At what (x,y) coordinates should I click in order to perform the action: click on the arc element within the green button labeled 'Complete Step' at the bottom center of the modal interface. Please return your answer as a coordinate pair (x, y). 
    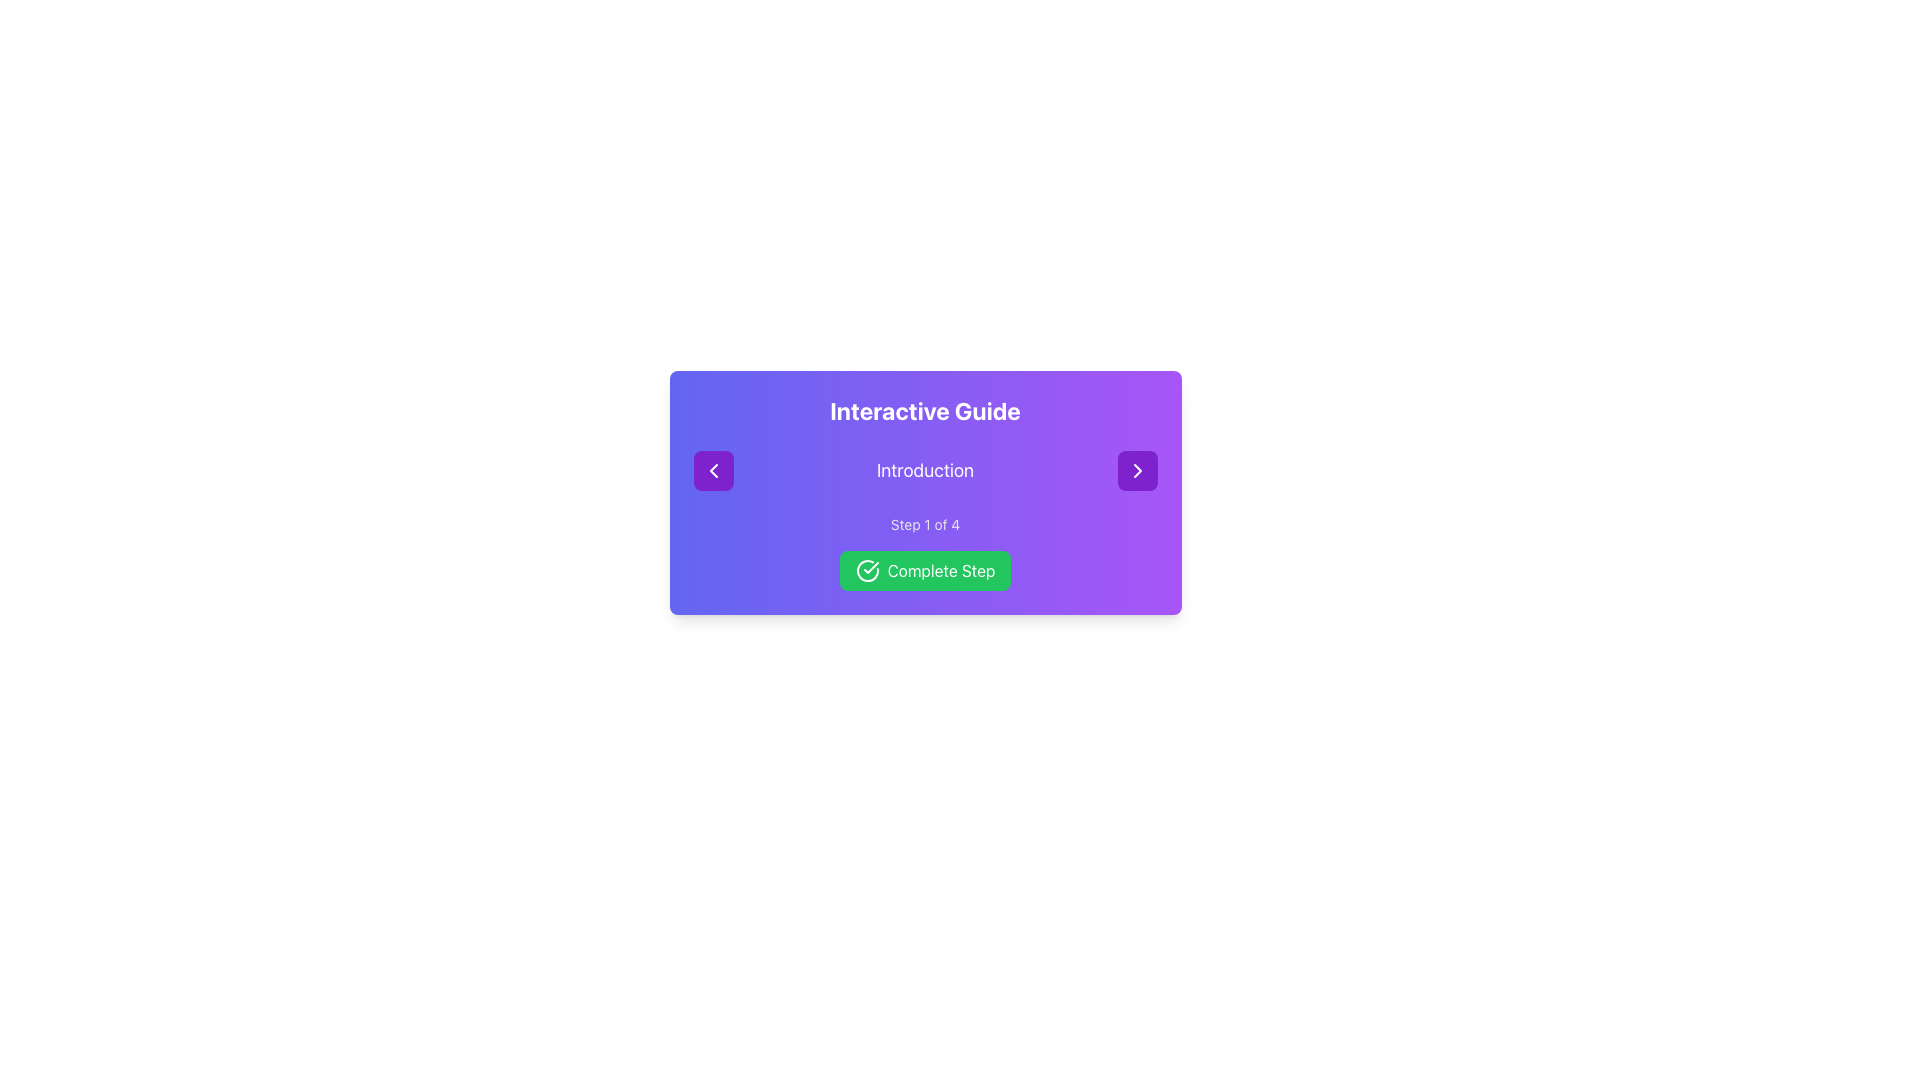
    Looking at the image, I should click on (867, 570).